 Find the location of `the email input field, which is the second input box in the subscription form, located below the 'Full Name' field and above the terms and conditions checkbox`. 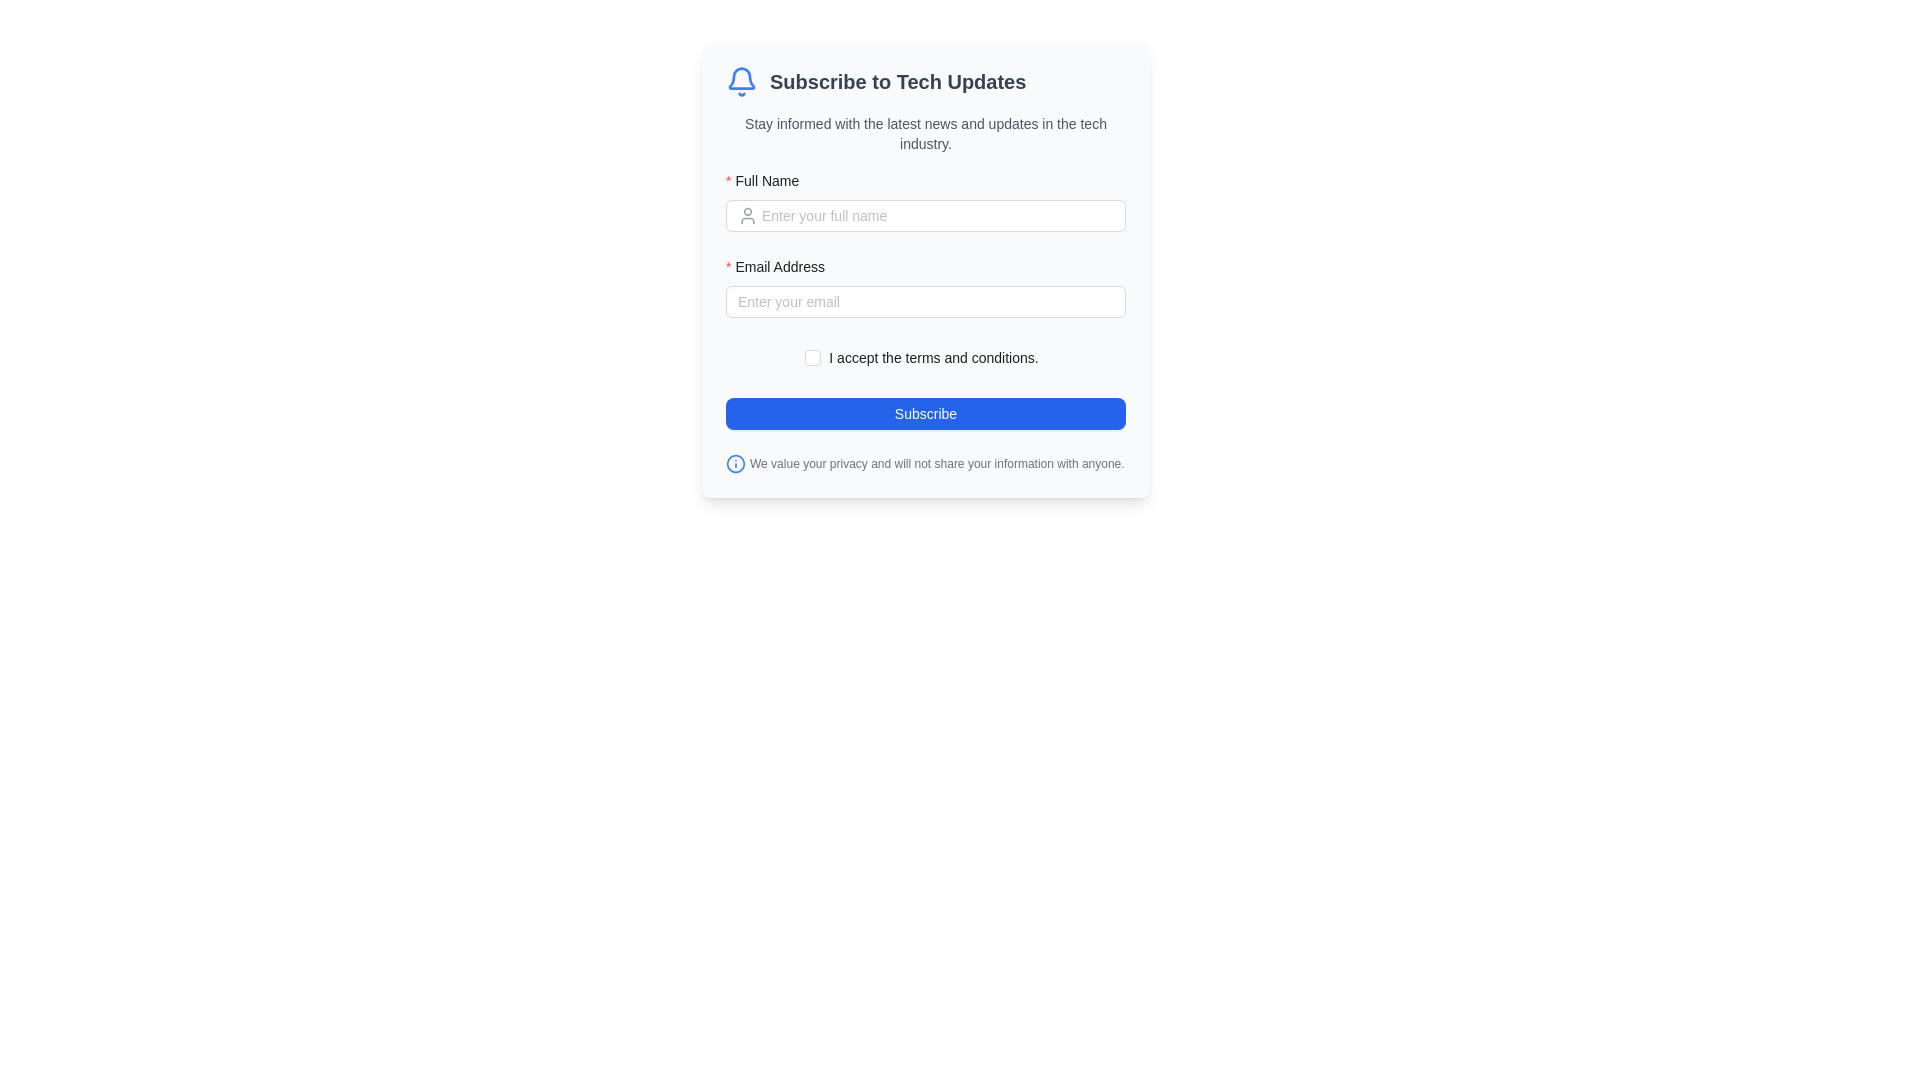

the email input field, which is the second input box in the subscription form, located below the 'Full Name' field and above the terms and conditions checkbox is located at coordinates (925, 286).